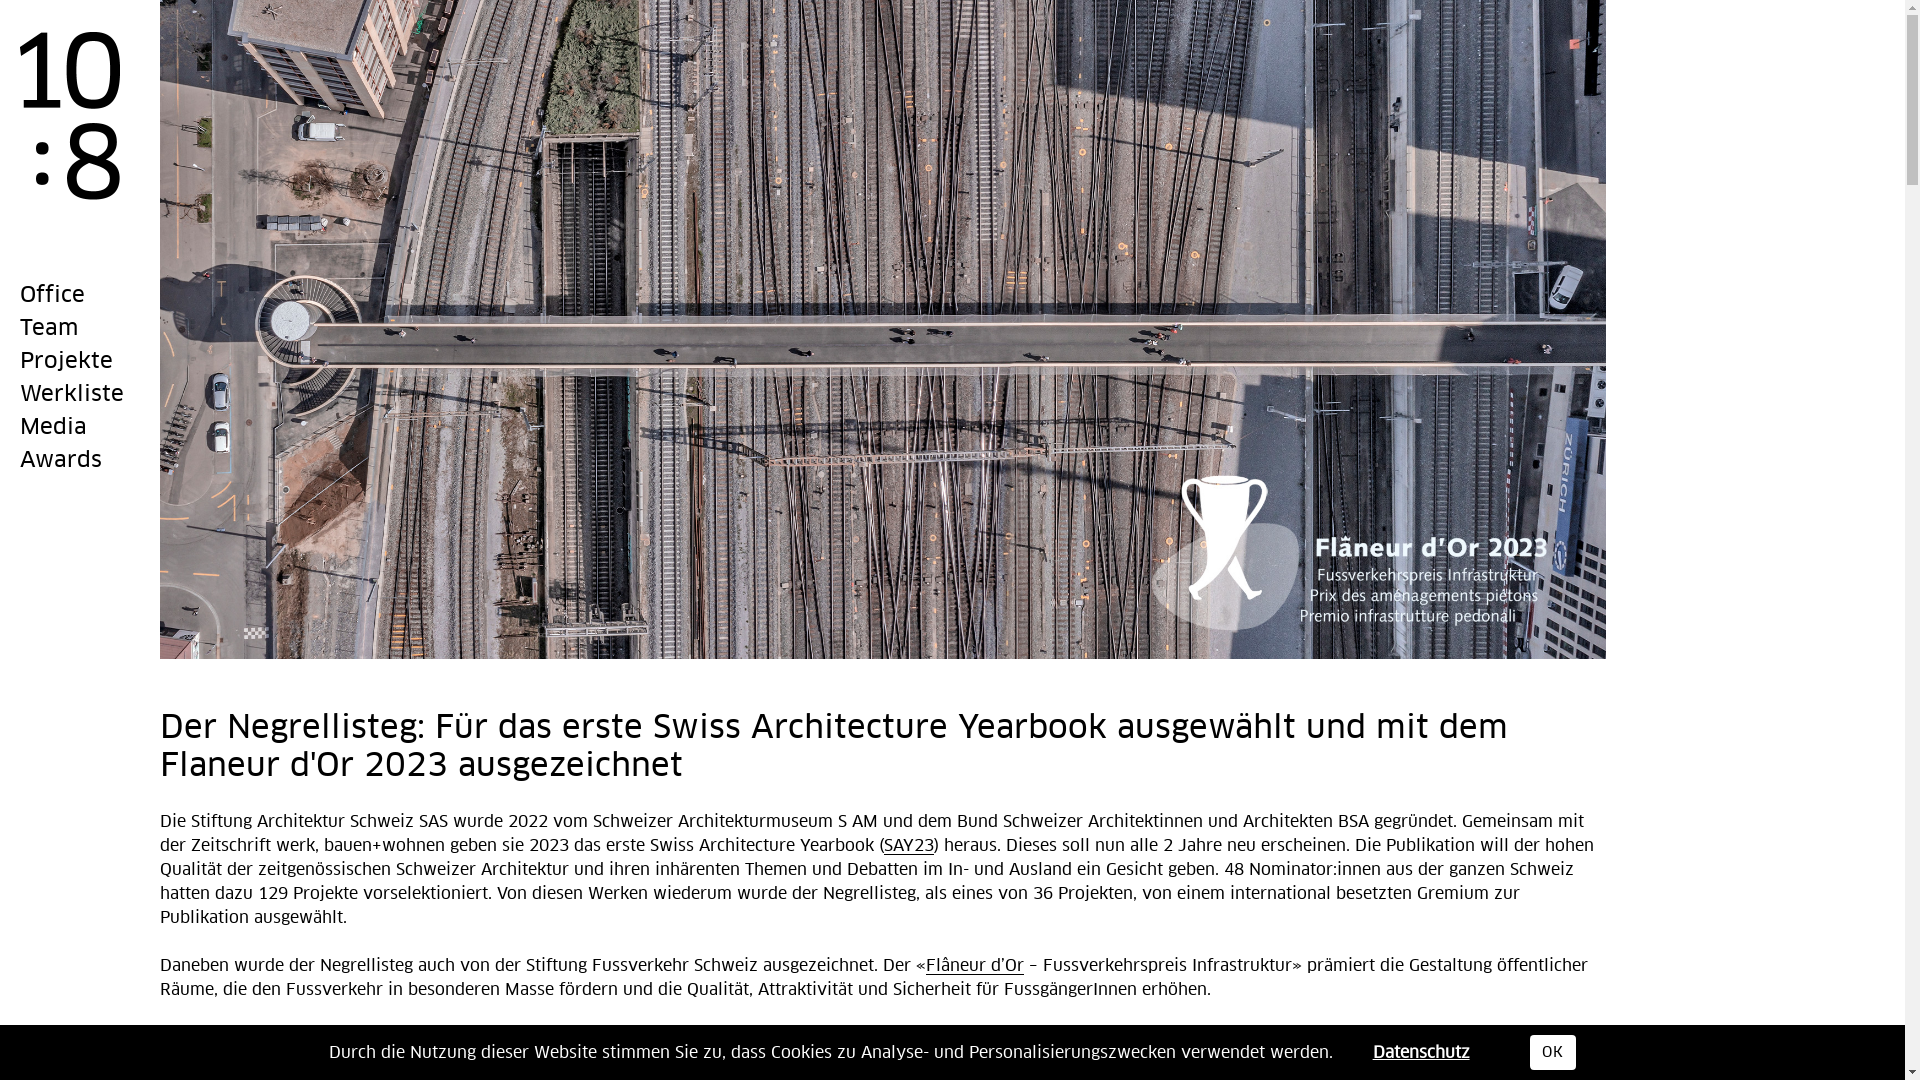 The width and height of the screenshot is (1920, 1080). What do you see at coordinates (52, 296) in the screenshot?
I see `'Office'` at bounding box center [52, 296].